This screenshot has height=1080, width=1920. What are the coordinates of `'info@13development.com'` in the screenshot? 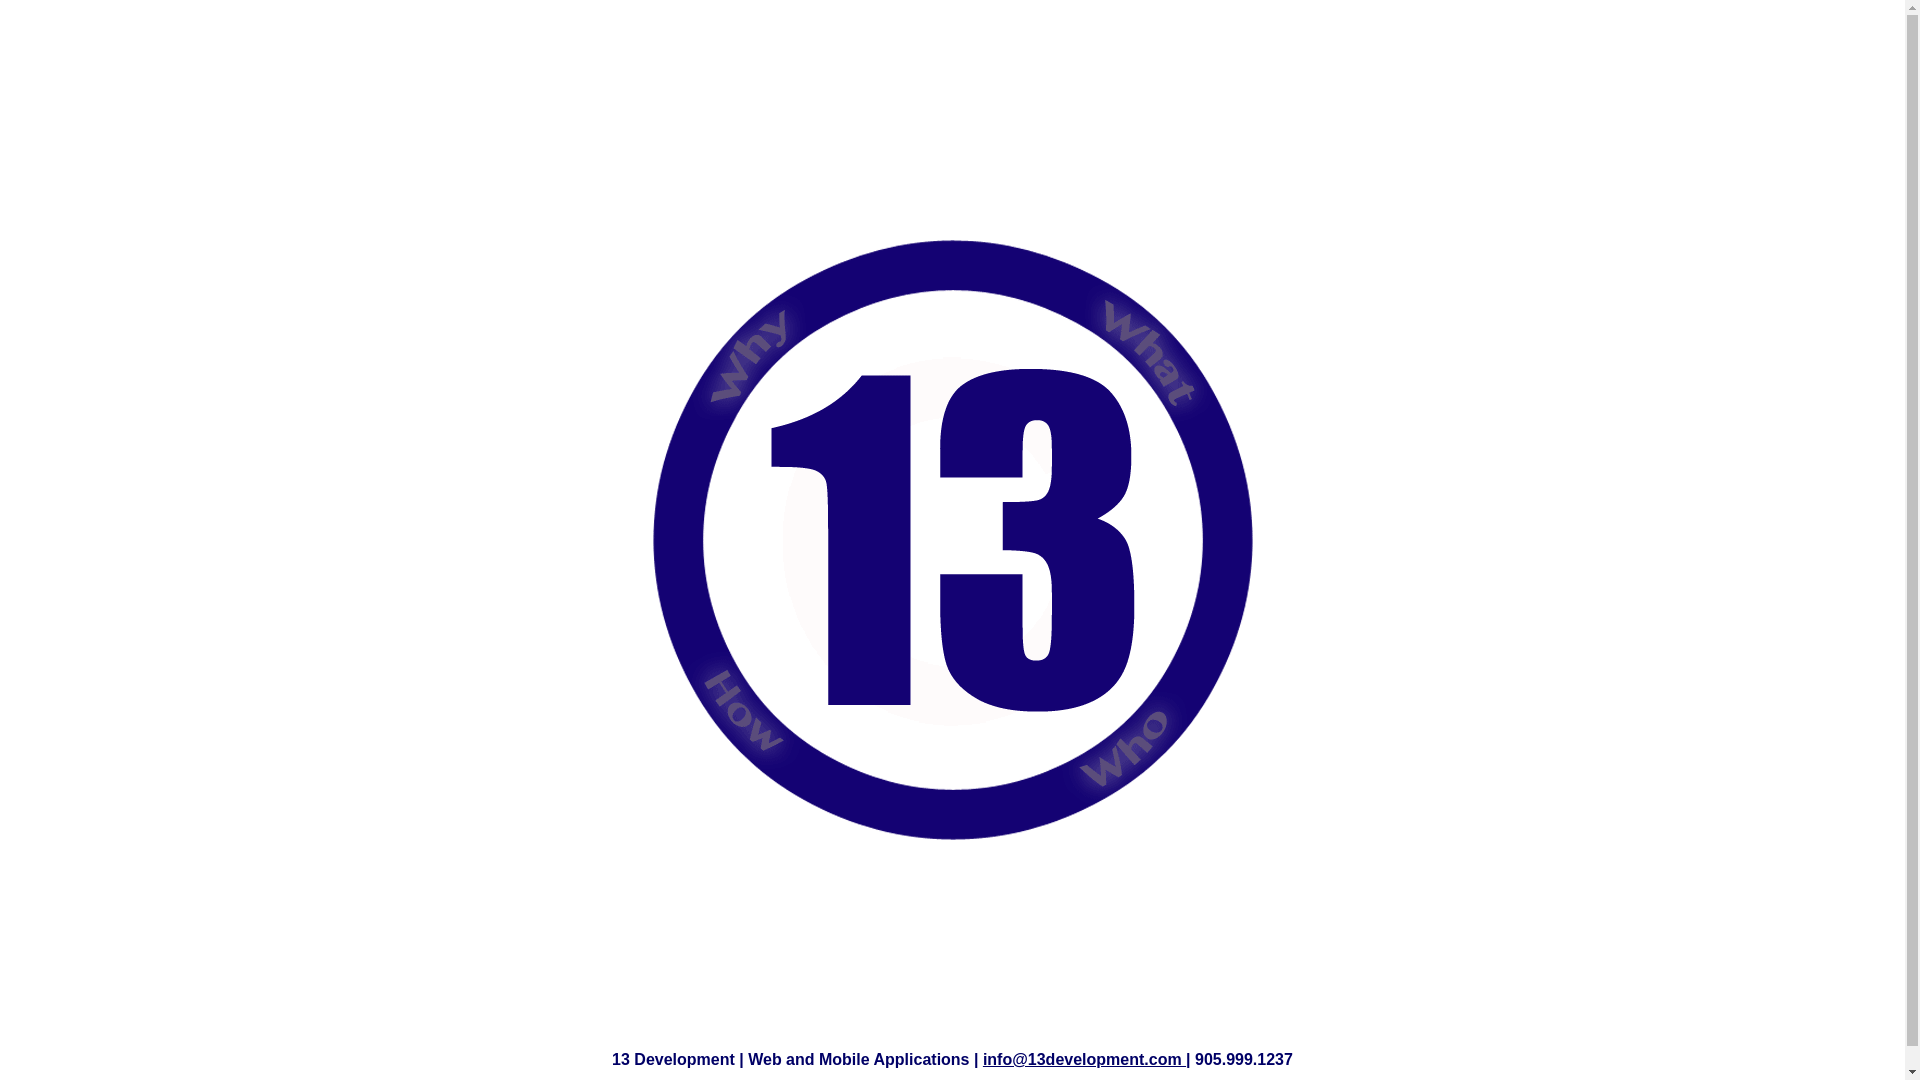 It's located at (1083, 1058).